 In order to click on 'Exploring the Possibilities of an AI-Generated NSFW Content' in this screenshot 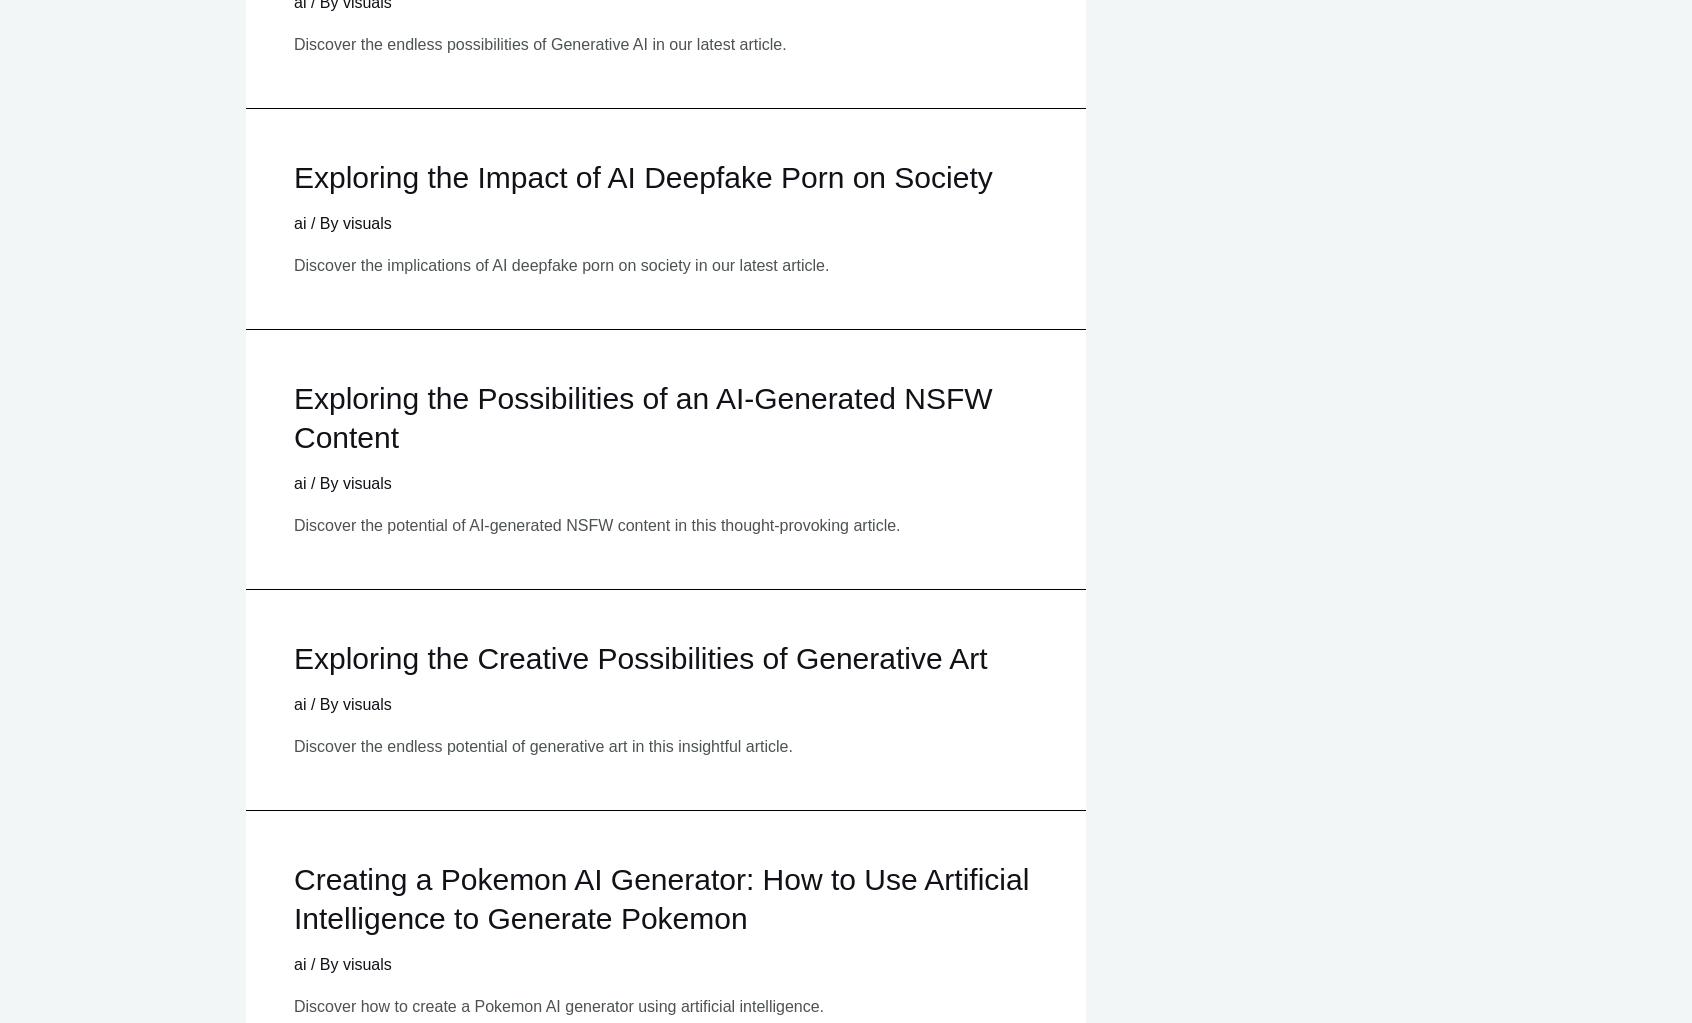, I will do `click(642, 416)`.